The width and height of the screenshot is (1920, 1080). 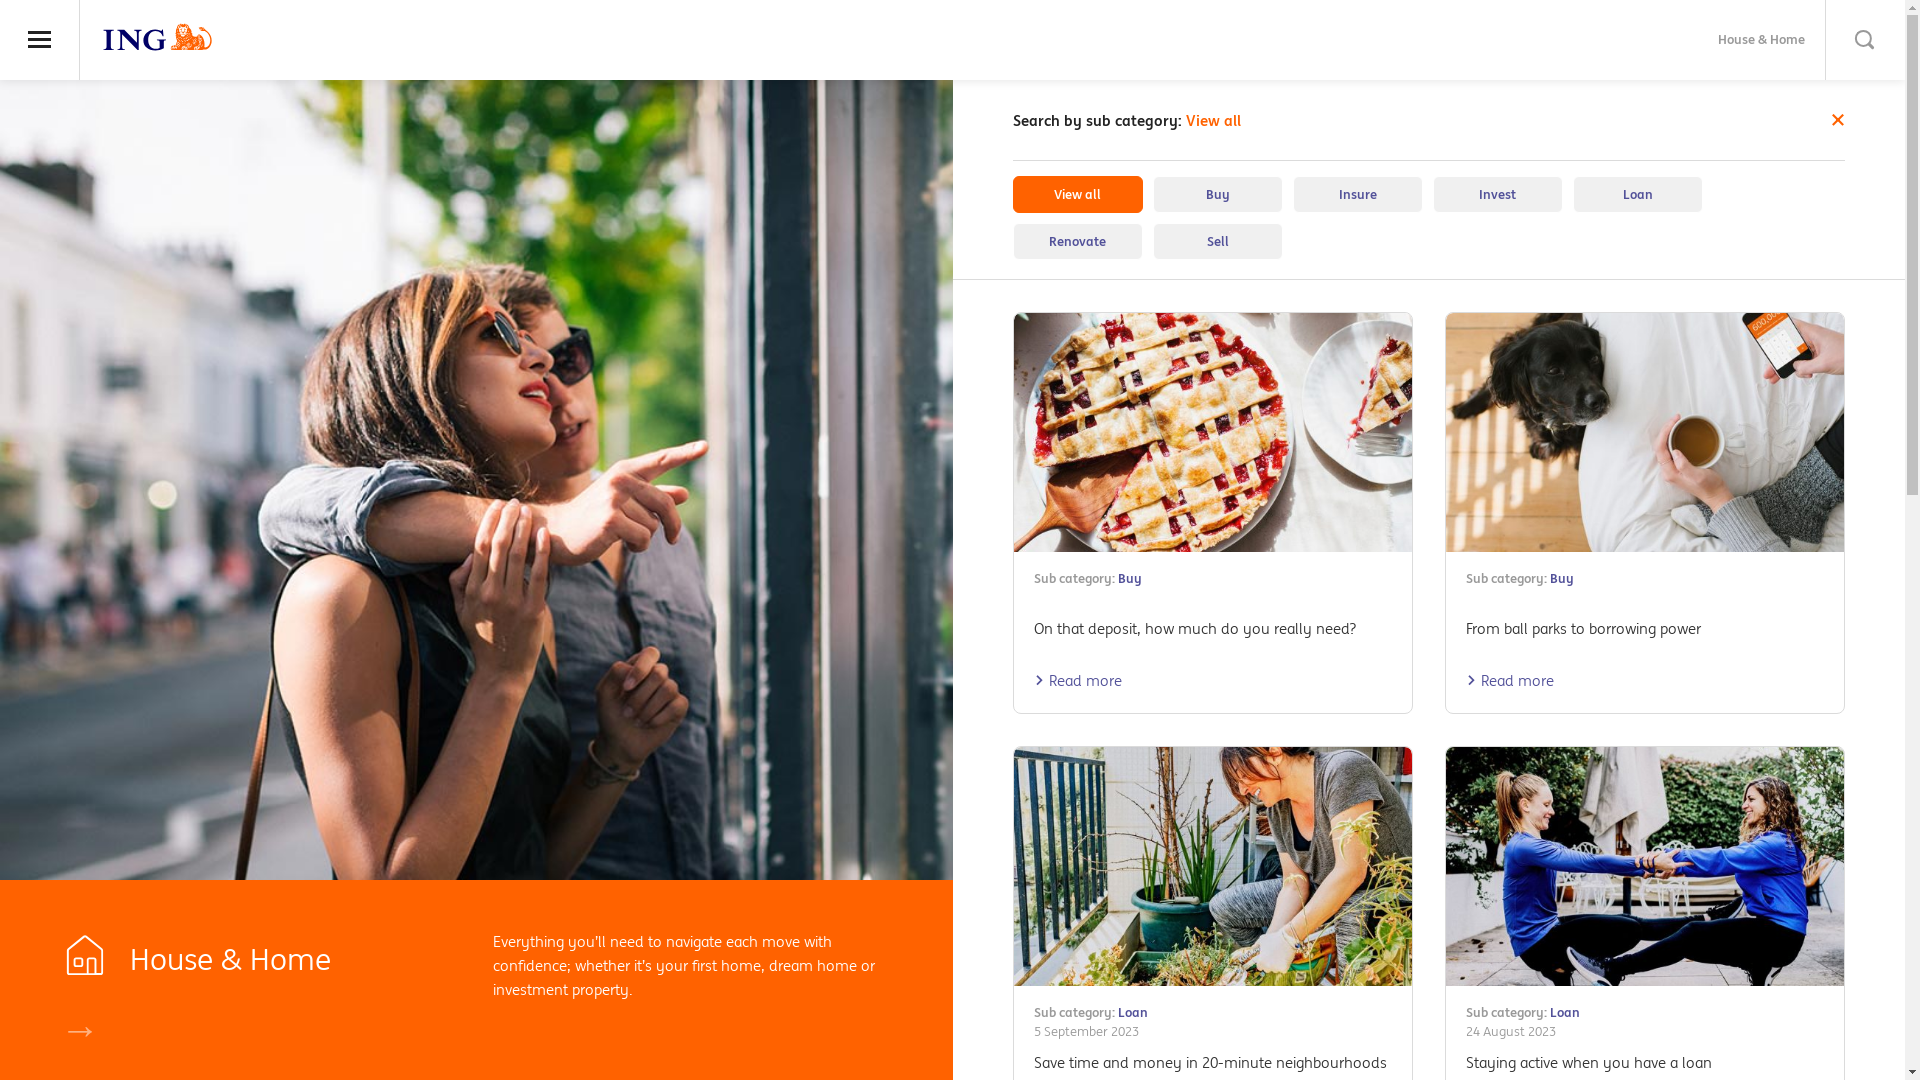 I want to click on 'View all', so click(x=1075, y=194).